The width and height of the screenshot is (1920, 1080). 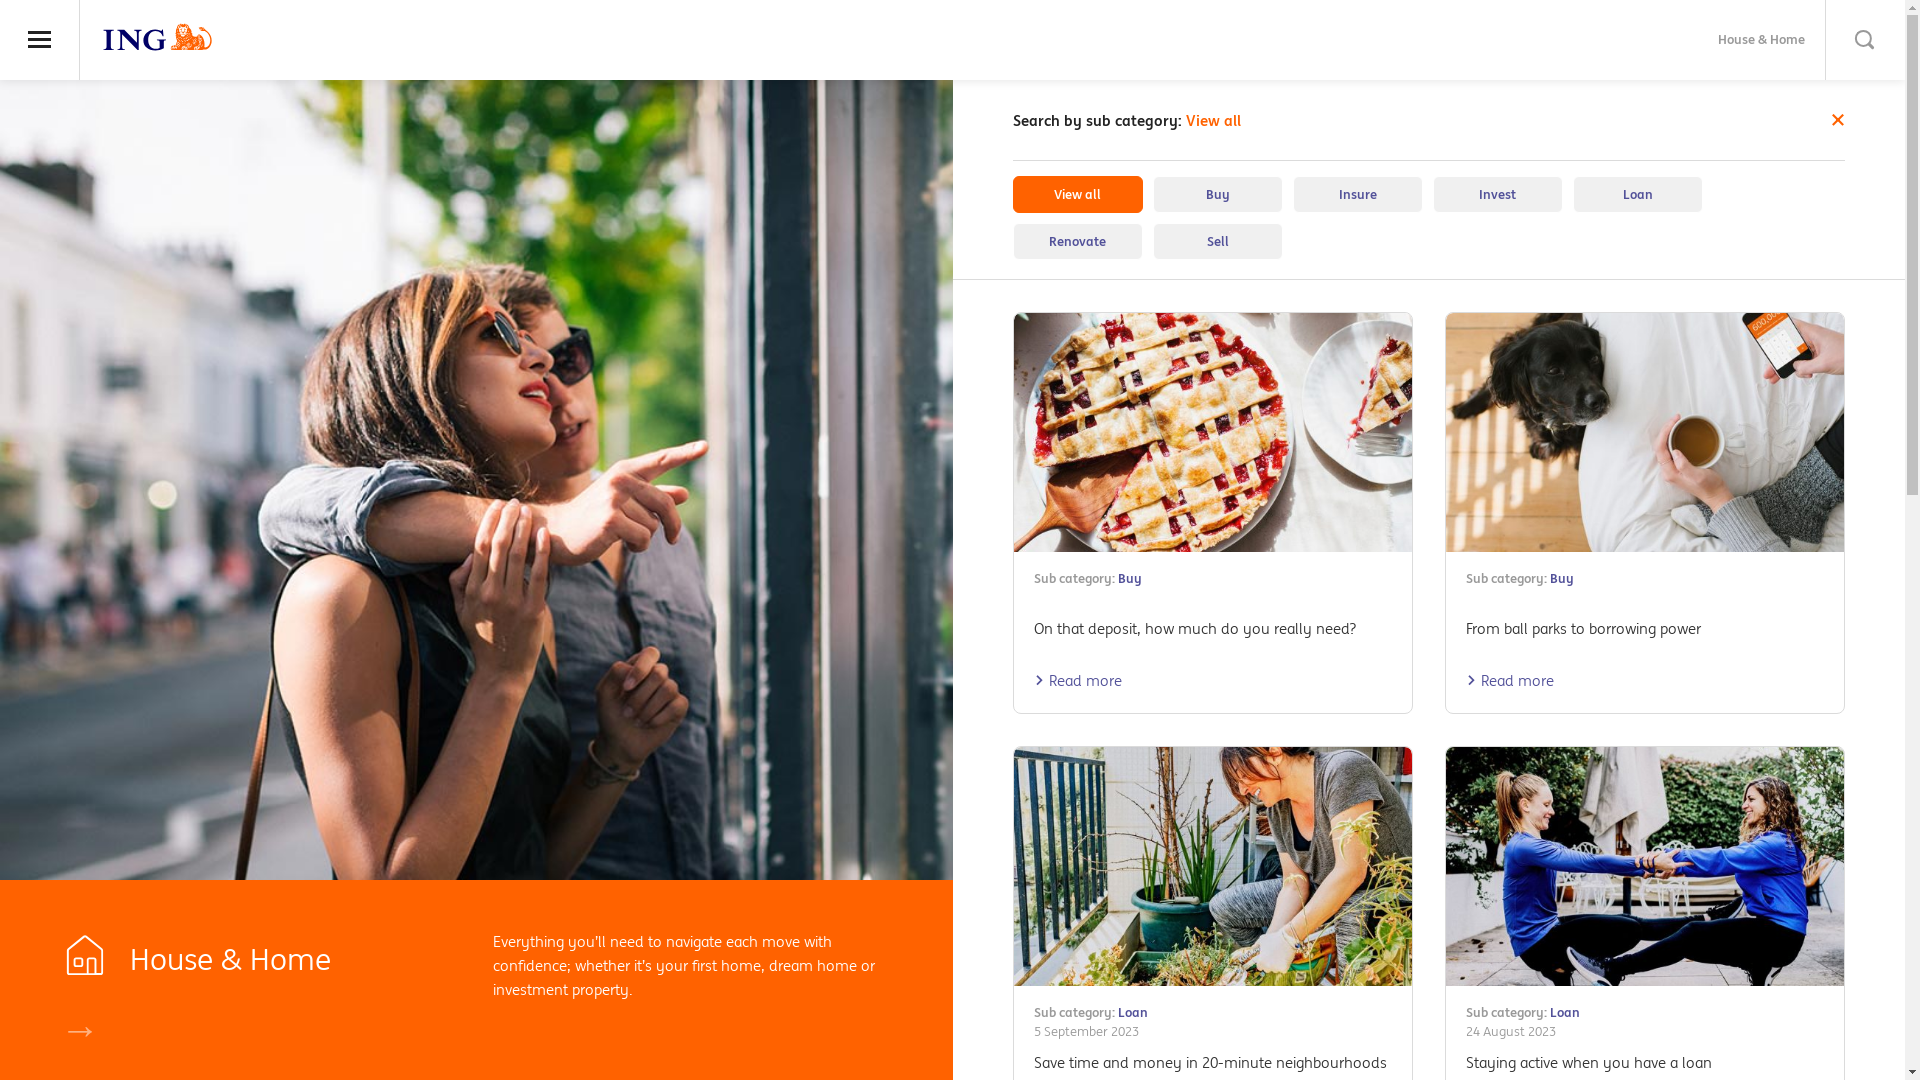 I want to click on 'View all', so click(x=1075, y=194).